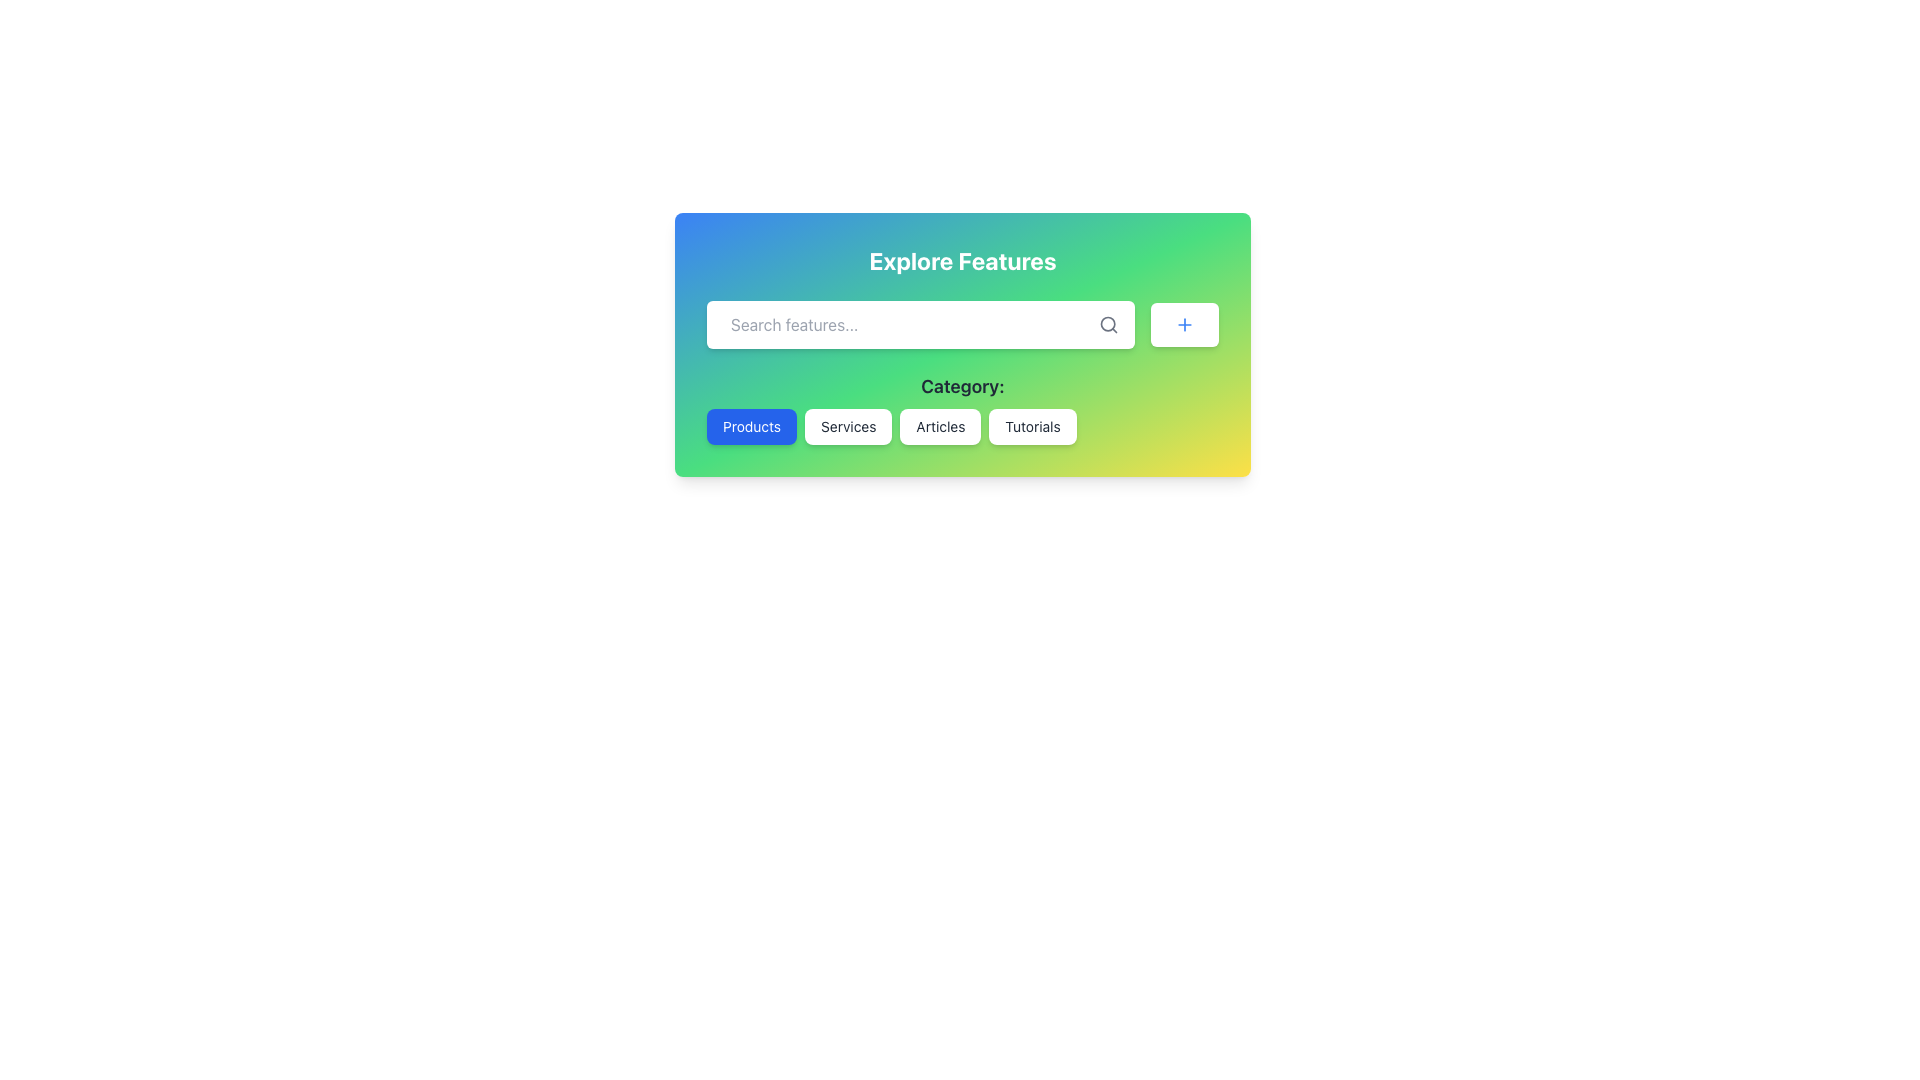  Describe the element at coordinates (848, 426) in the screenshot. I see `the 'Services' button, which has rounded edges and a white background` at that location.